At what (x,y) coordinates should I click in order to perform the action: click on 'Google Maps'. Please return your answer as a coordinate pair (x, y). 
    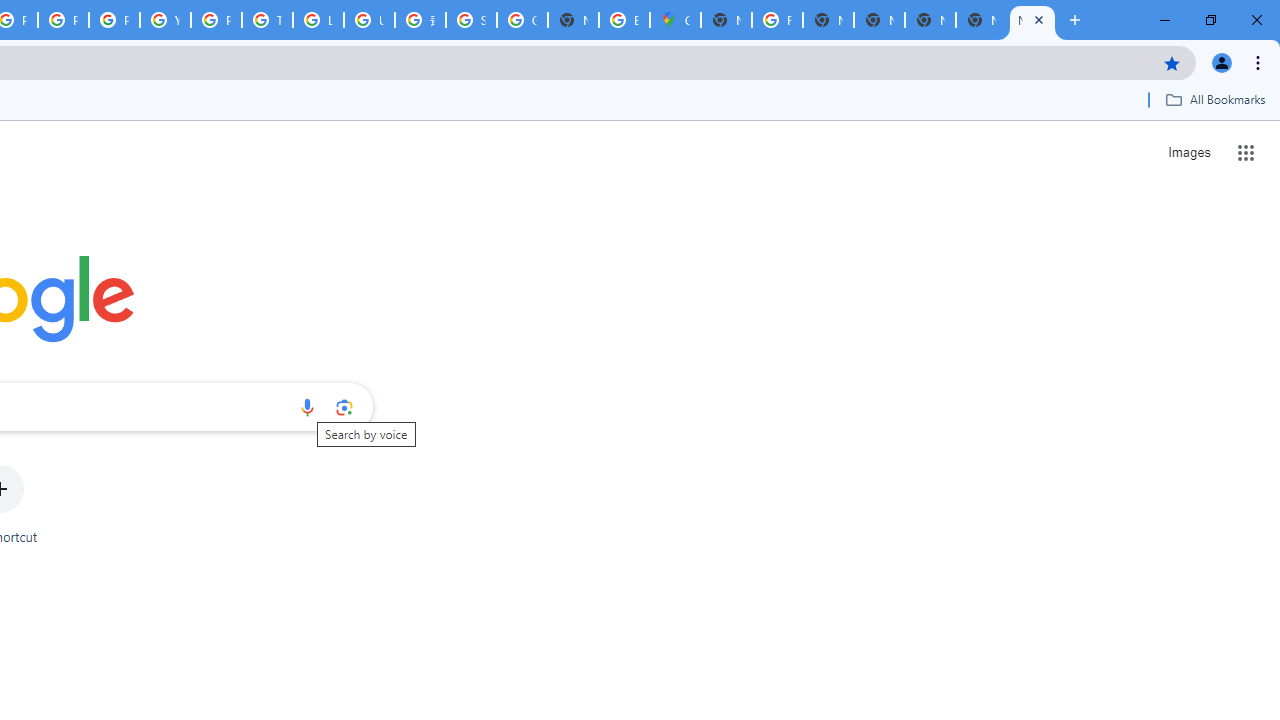
    Looking at the image, I should click on (675, 20).